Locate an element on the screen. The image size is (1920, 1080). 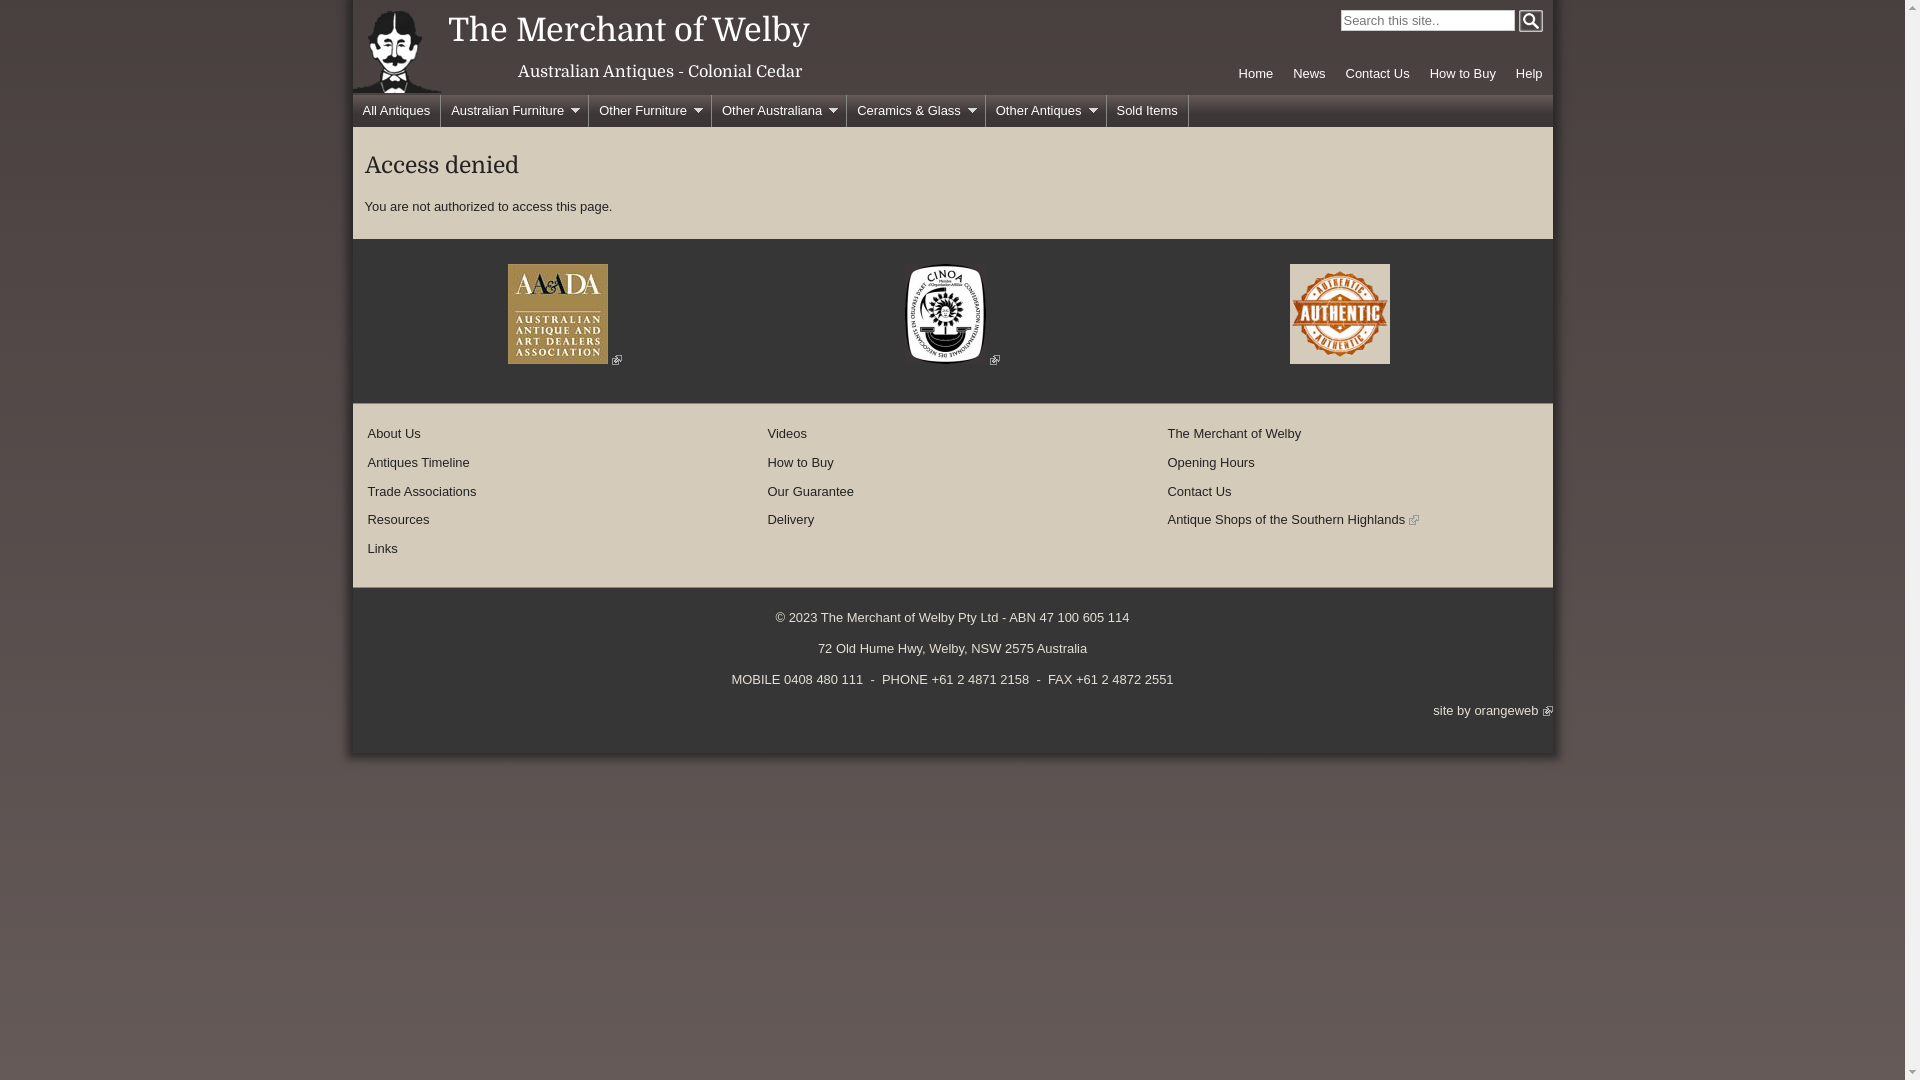
'Resources' is located at coordinates (398, 518).